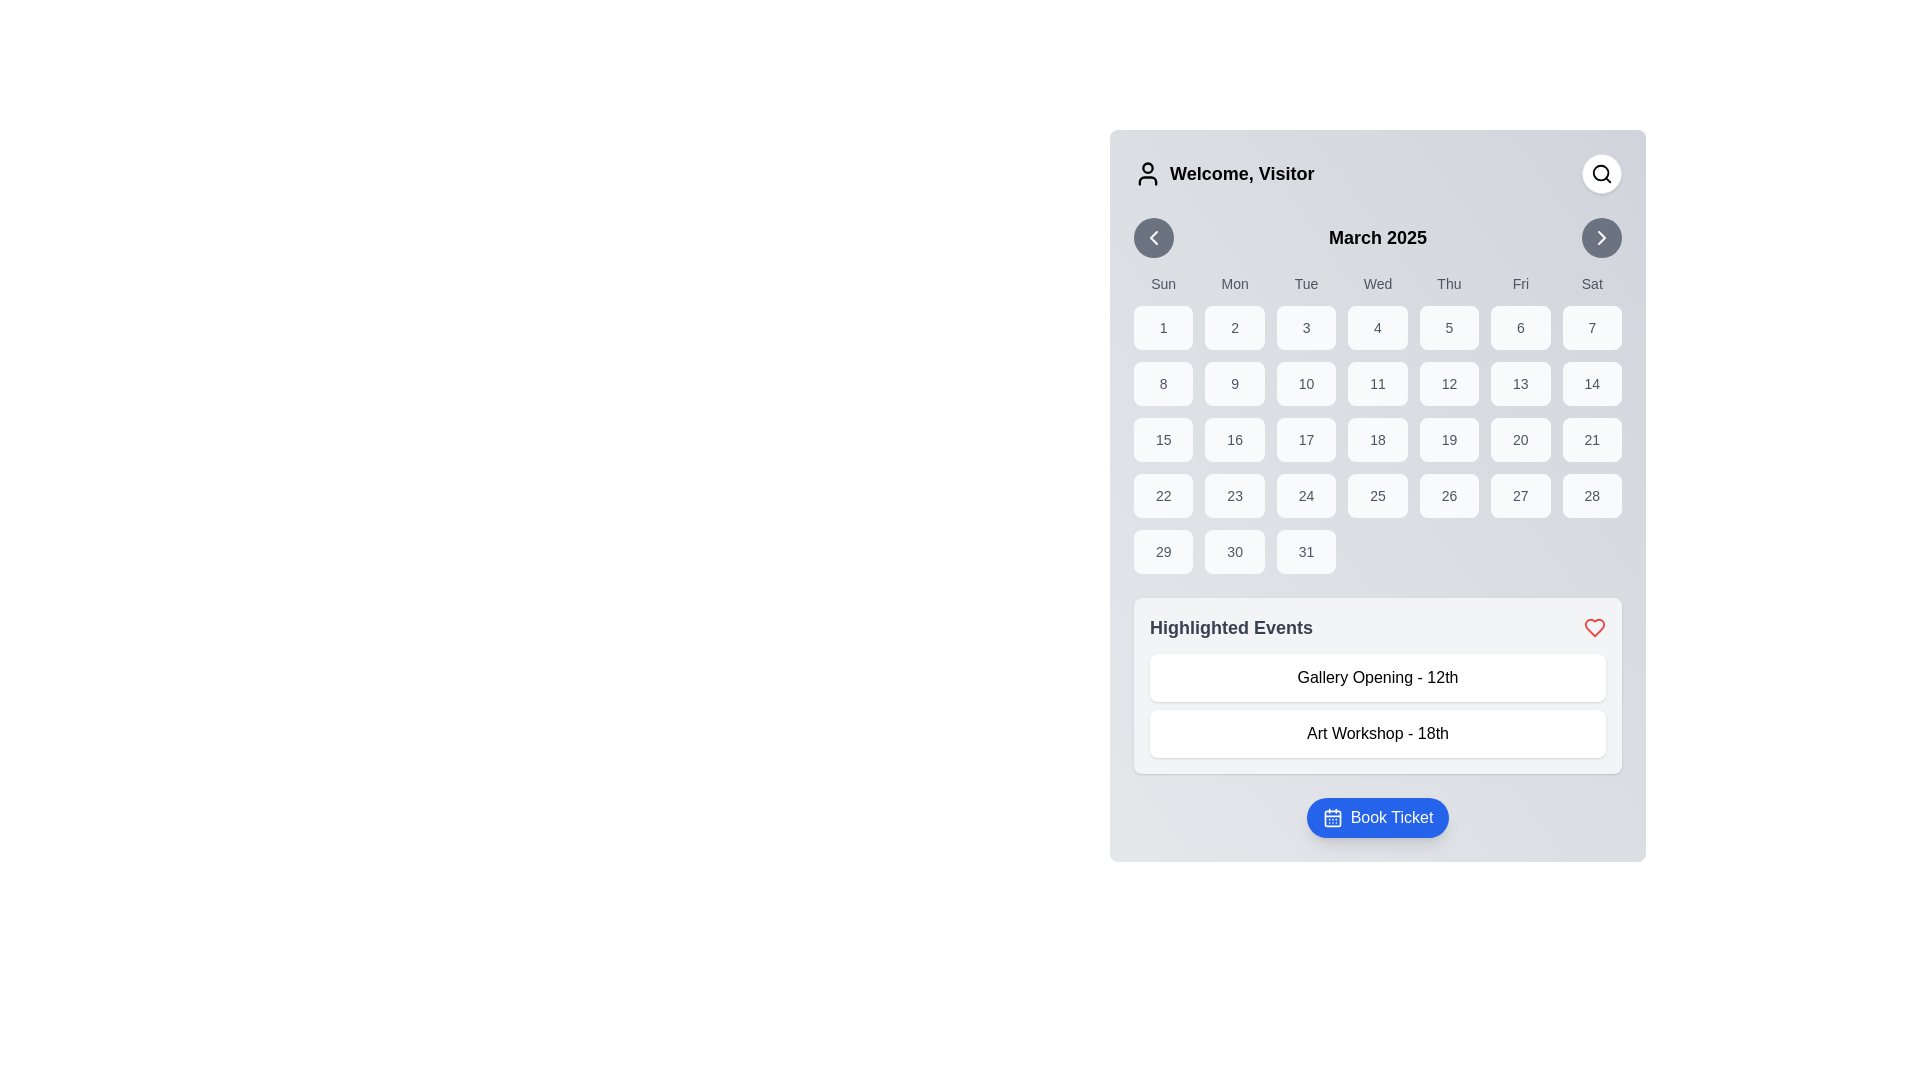  Describe the element at coordinates (1234, 438) in the screenshot. I see `the calendar date representation for March 16th to trigger visual feedback` at that location.